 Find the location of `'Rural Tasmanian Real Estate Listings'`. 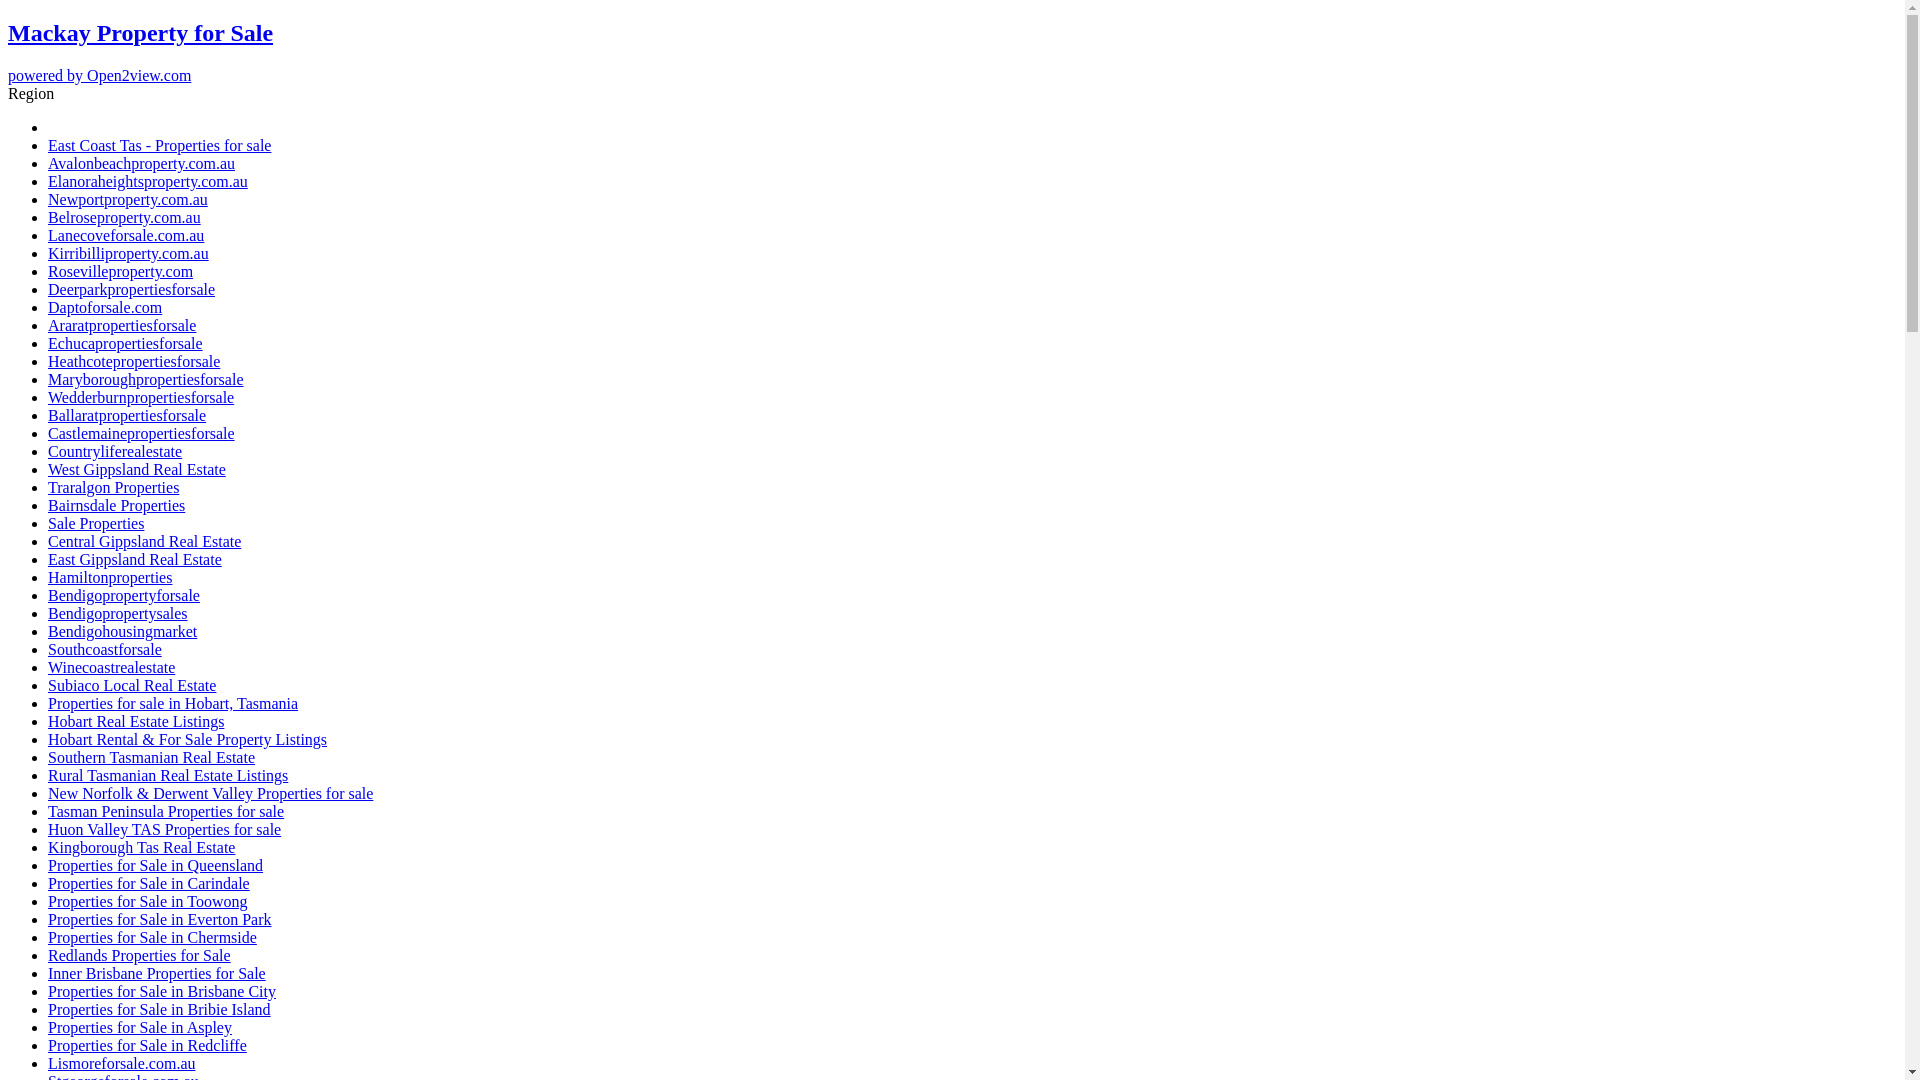

'Rural Tasmanian Real Estate Listings' is located at coordinates (48, 774).